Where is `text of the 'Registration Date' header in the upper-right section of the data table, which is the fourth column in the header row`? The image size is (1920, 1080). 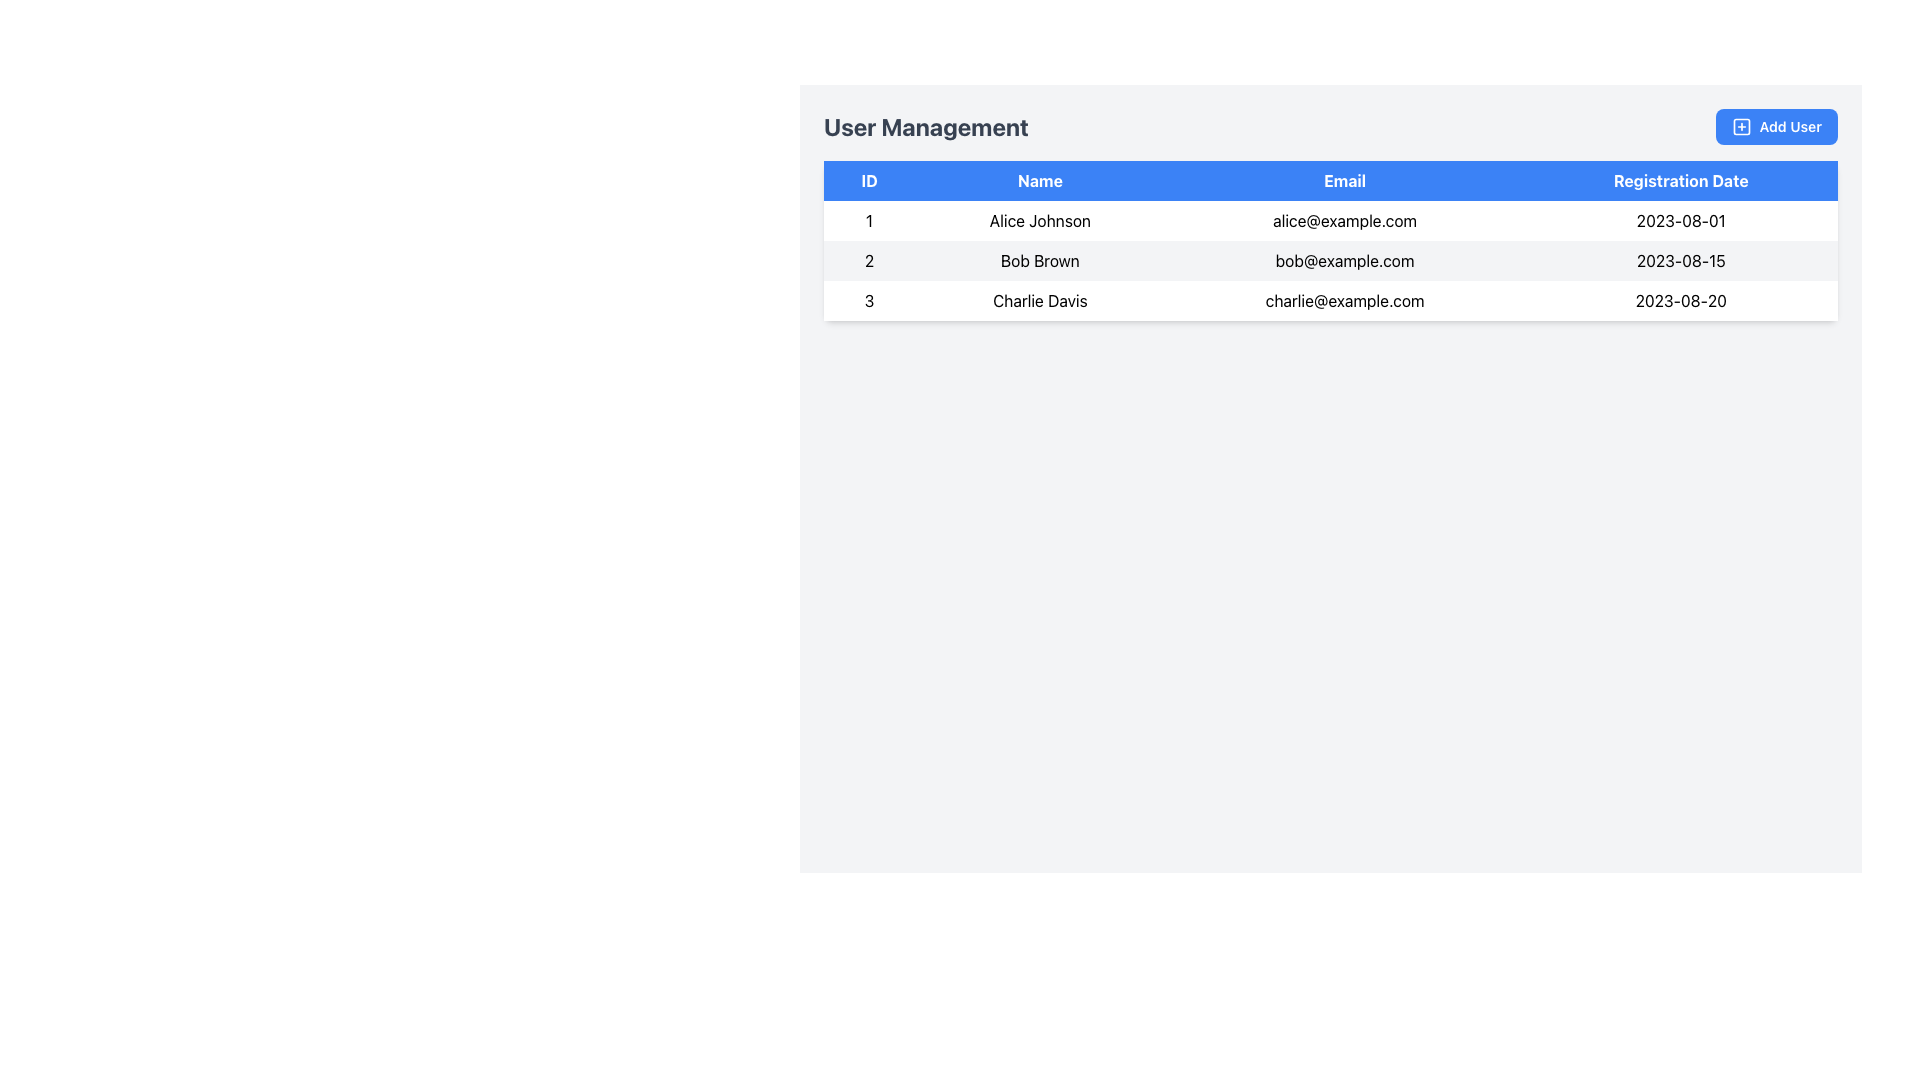
text of the 'Registration Date' header in the upper-right section of the data table, which is the fourth column in the header row is located at coordinates (1680, 181).